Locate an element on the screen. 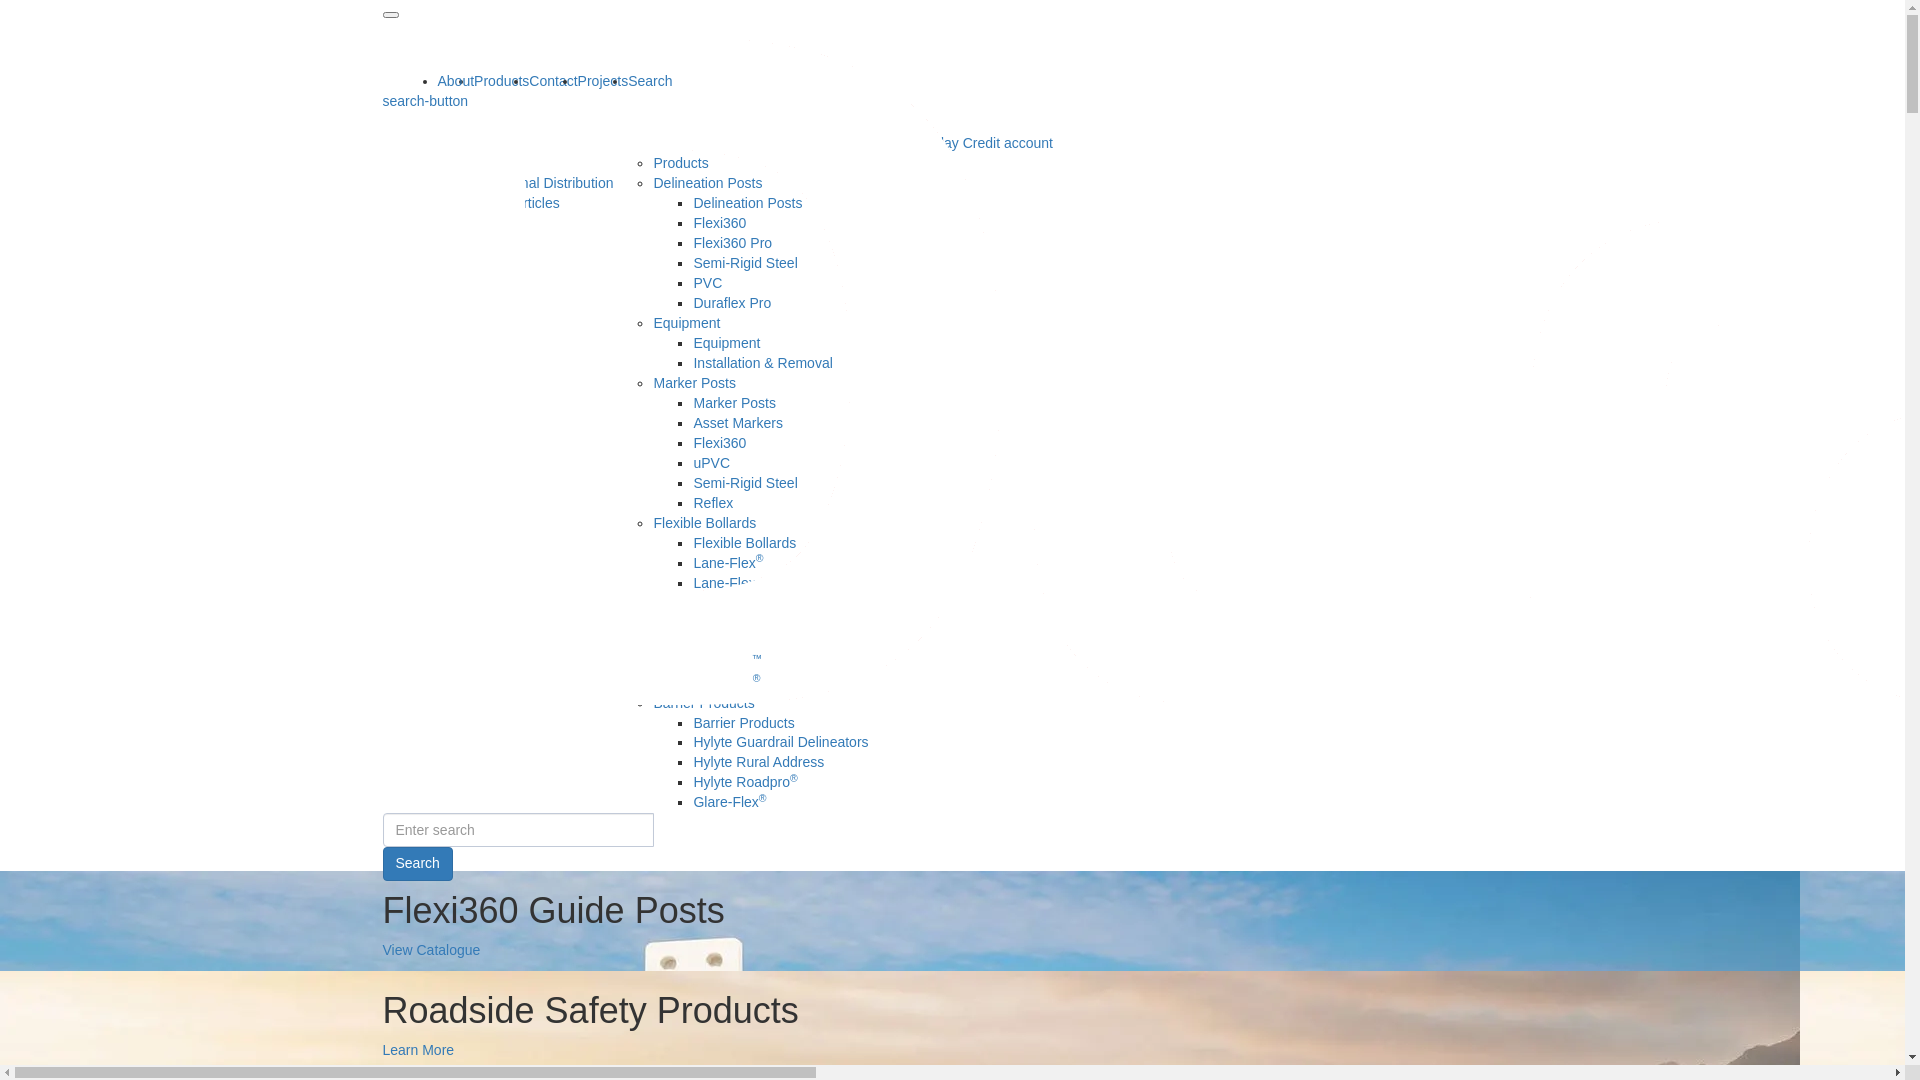 Image resolution: width=1920 pixels, height=1080 pixels. 'About' is located at coordinates (455, 80).